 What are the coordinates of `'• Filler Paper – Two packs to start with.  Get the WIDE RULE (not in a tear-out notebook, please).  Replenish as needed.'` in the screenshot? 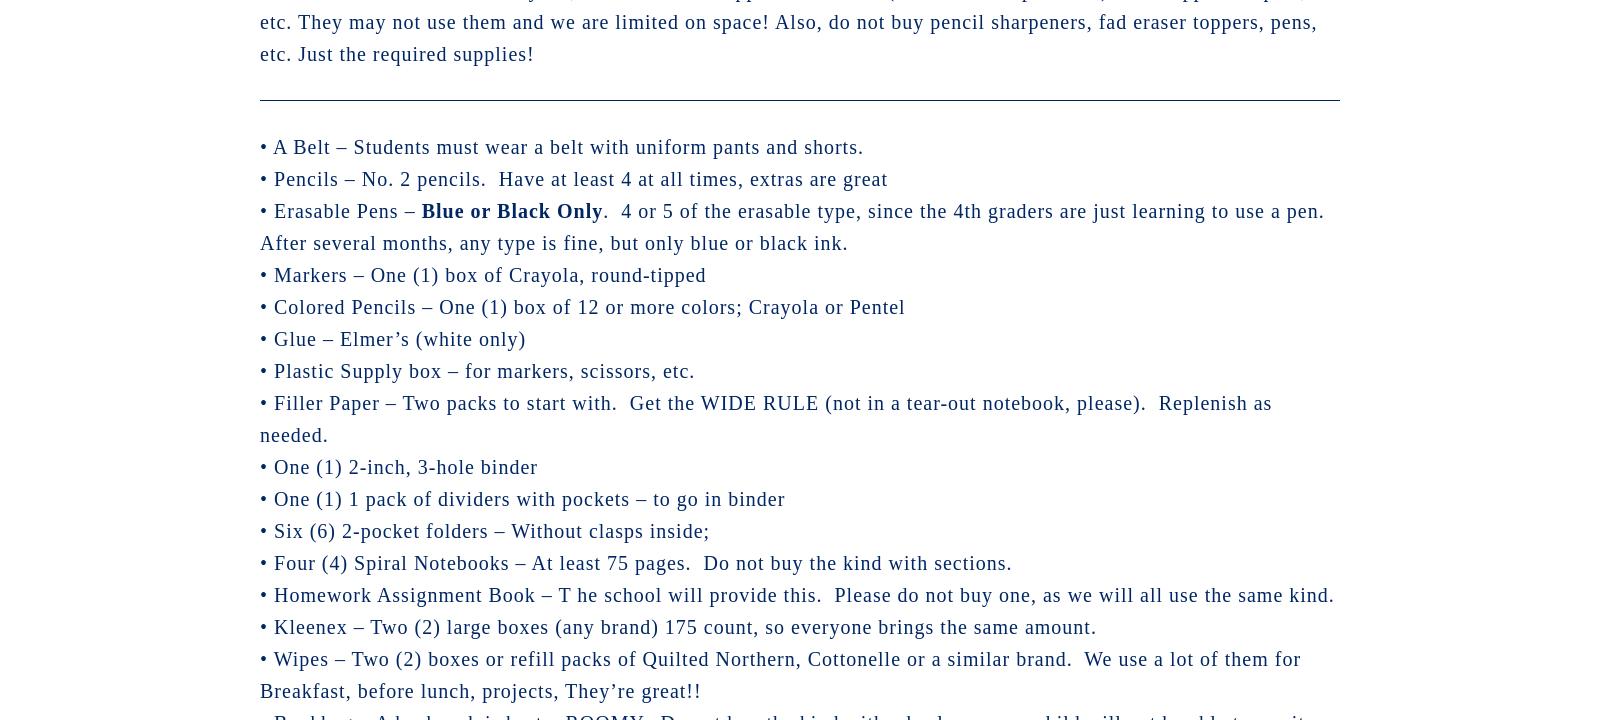 It's located at (260, 417).